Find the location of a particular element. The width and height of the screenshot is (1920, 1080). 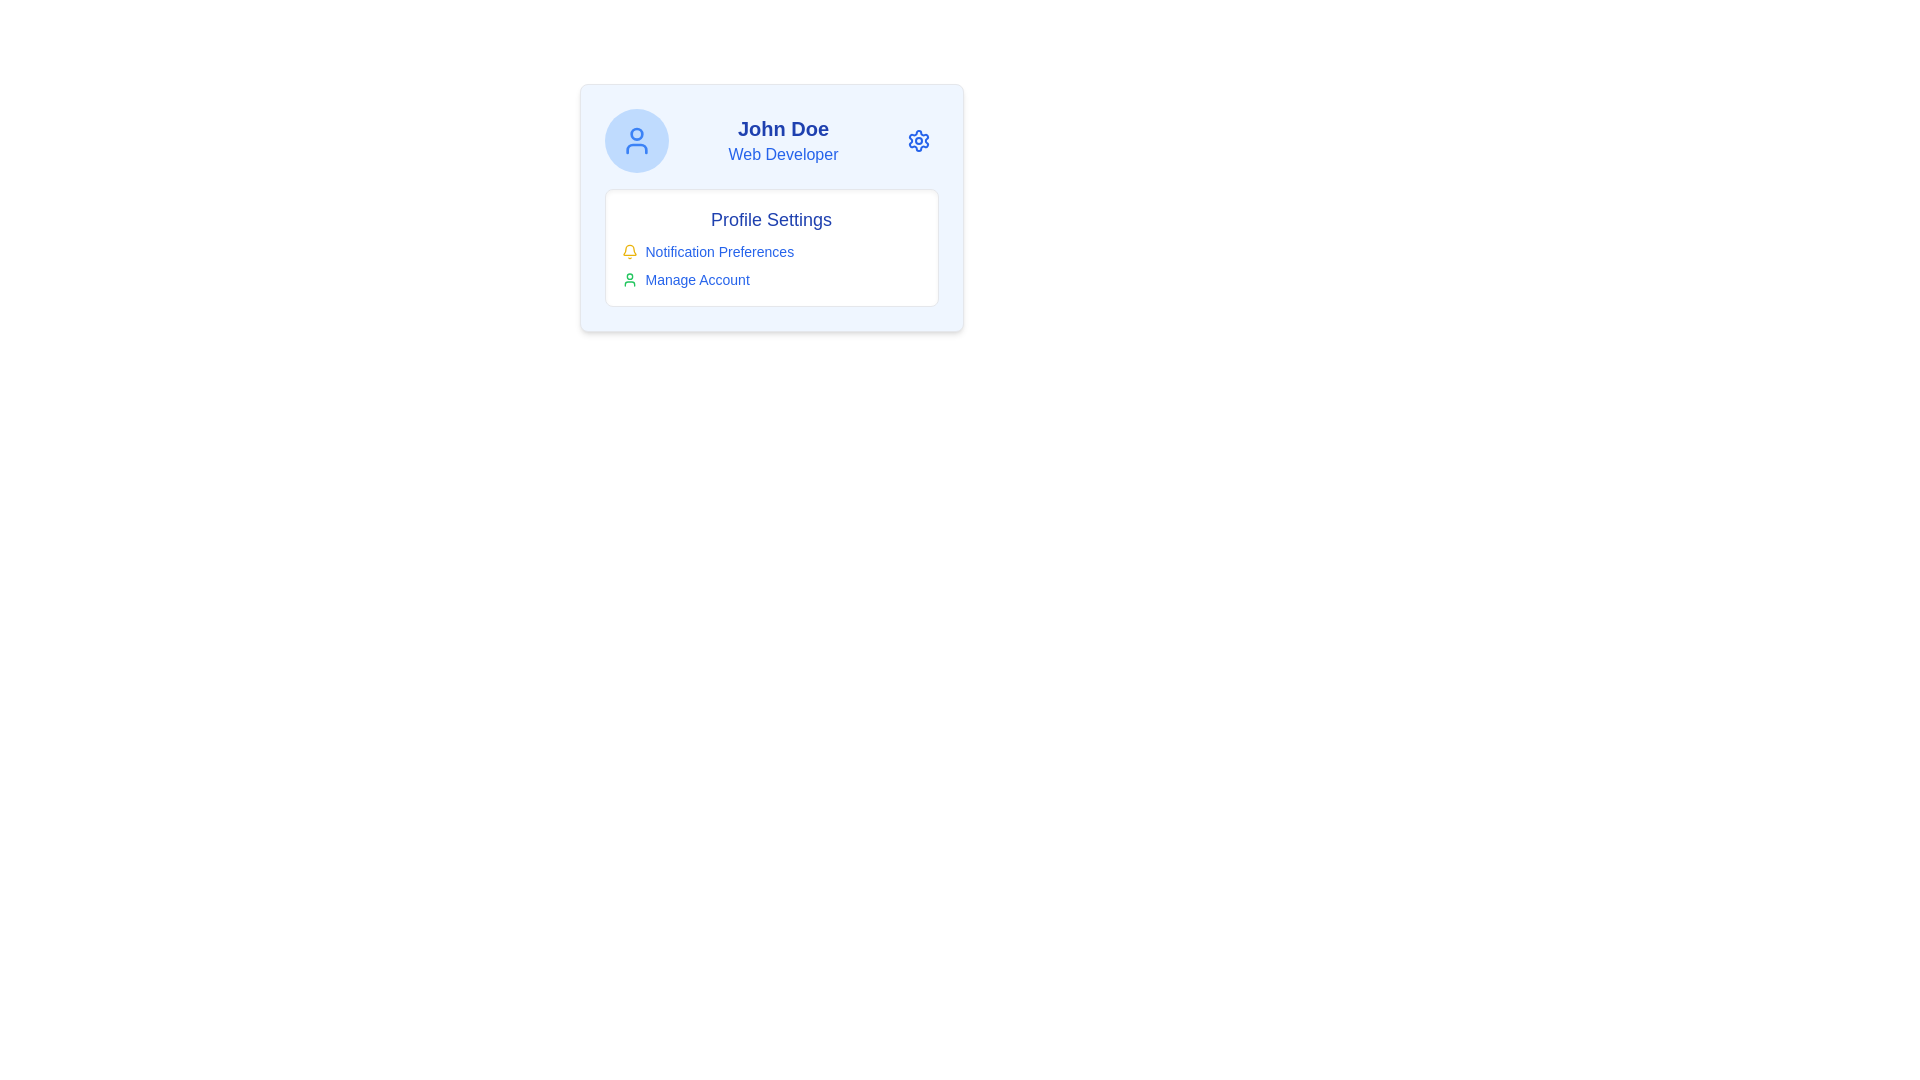

the circular avatar icon with a blue fill background and user silhouette located at the top-left corner of the user profile card is located at coordinates (635, 140).